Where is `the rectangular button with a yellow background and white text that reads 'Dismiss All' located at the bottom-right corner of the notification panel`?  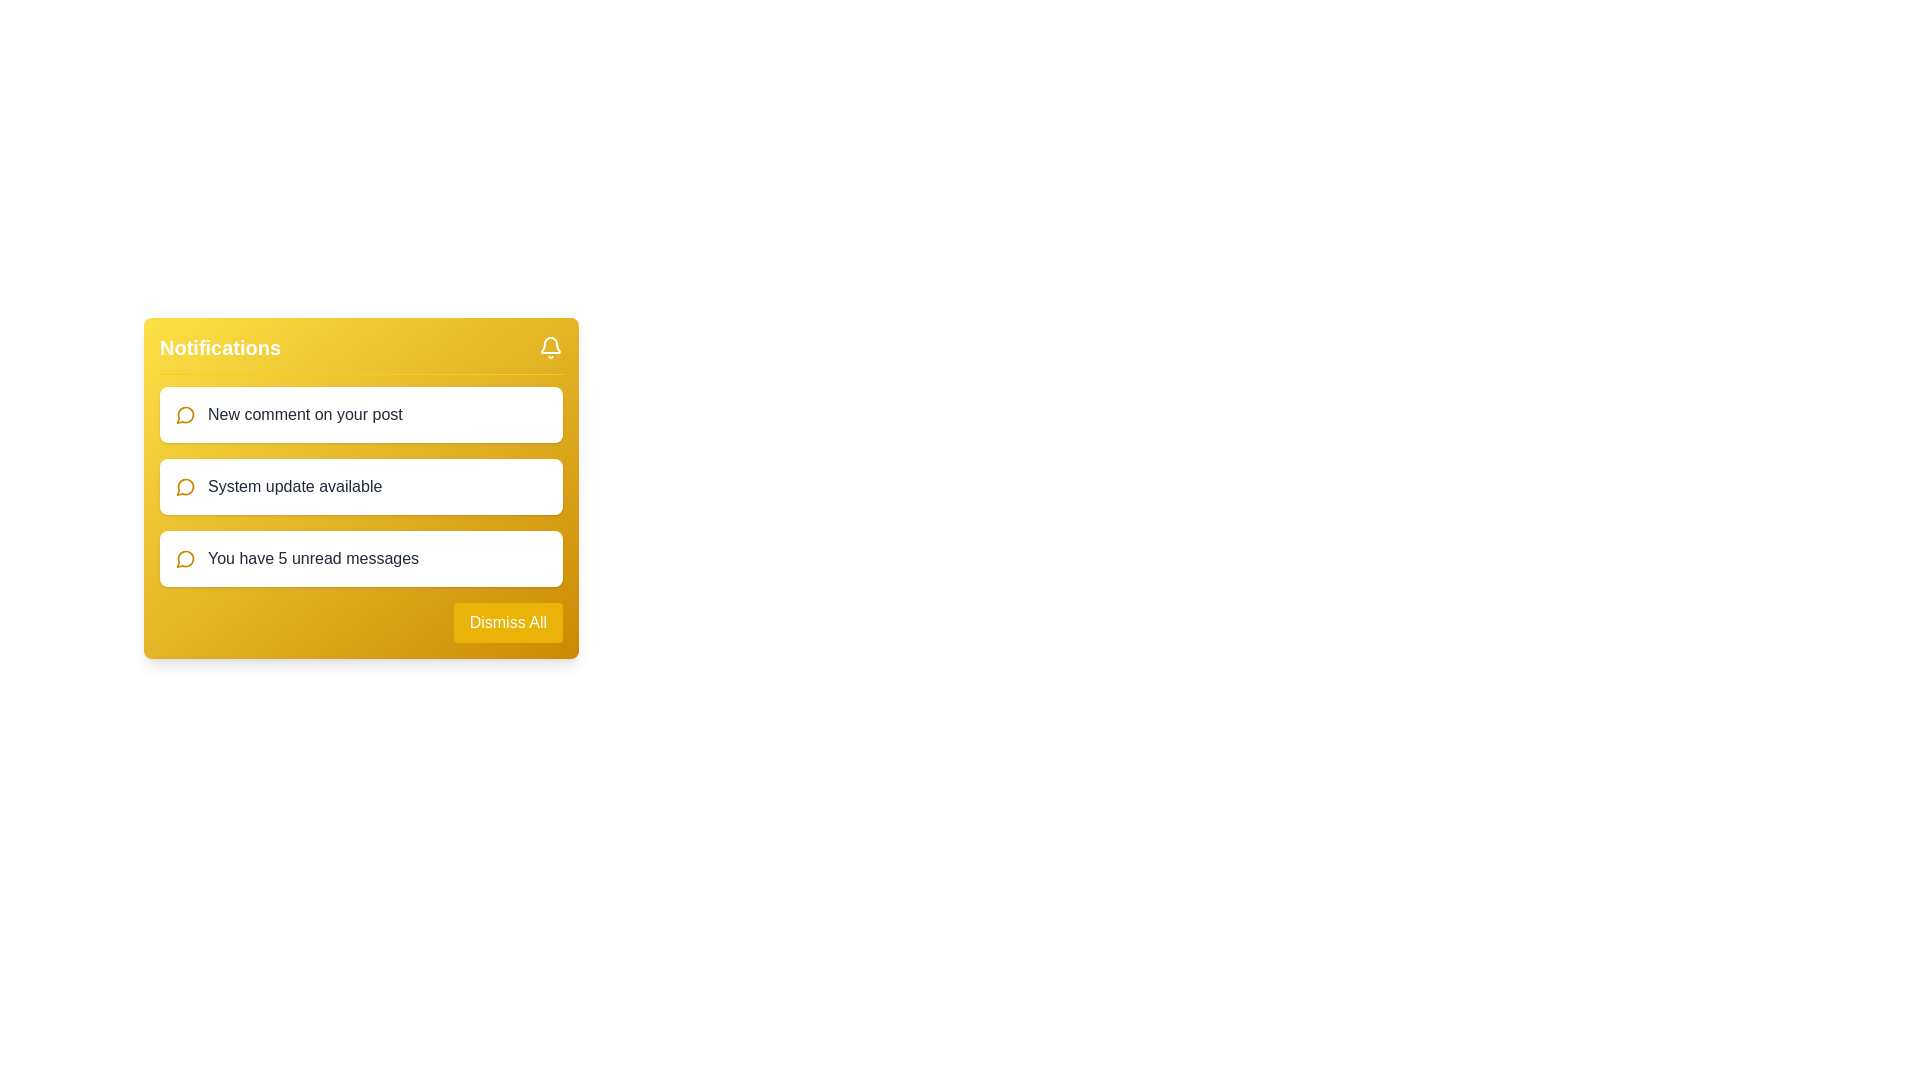
the rectangular button with a yellow background and white text that reads 'Dismiss All' located at the bottom-right corner of the notification panel is located at coordinates (508, 622).